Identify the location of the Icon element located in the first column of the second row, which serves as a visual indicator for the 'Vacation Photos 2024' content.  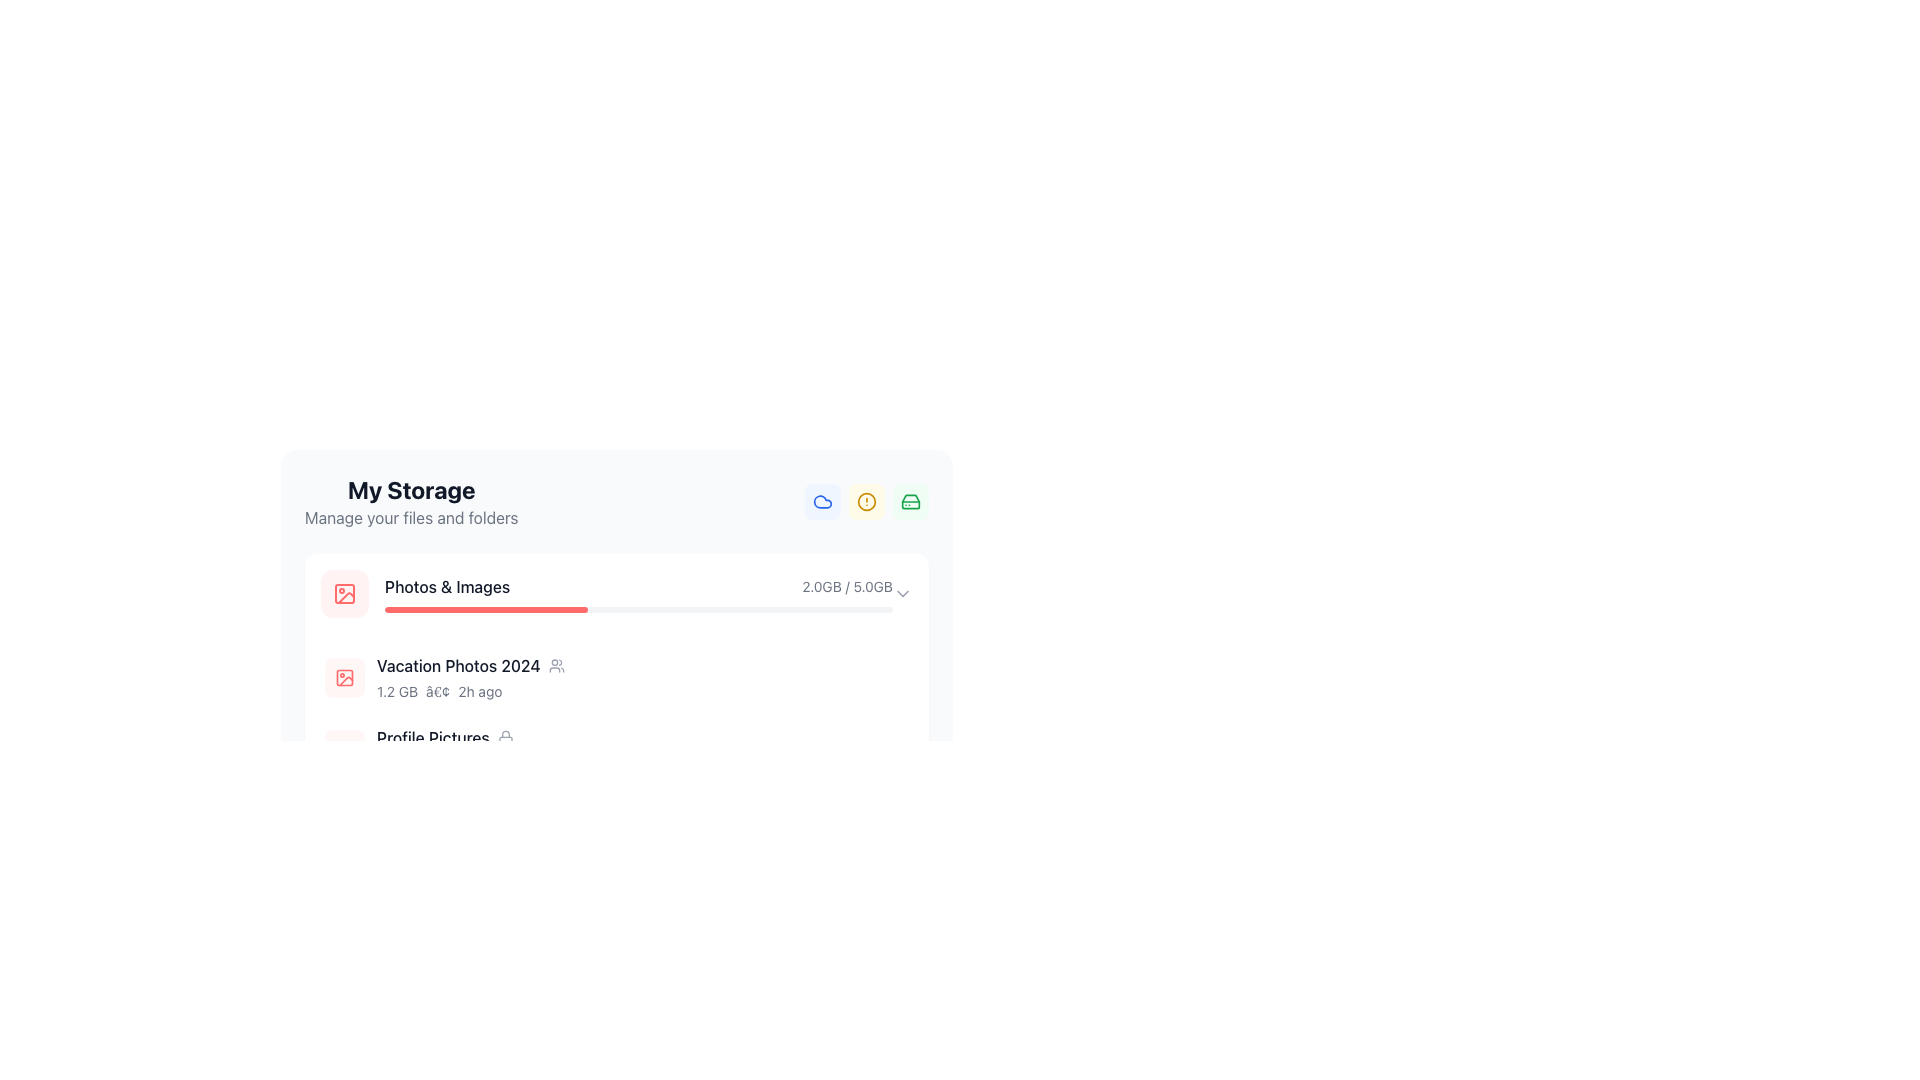
(345, 677).